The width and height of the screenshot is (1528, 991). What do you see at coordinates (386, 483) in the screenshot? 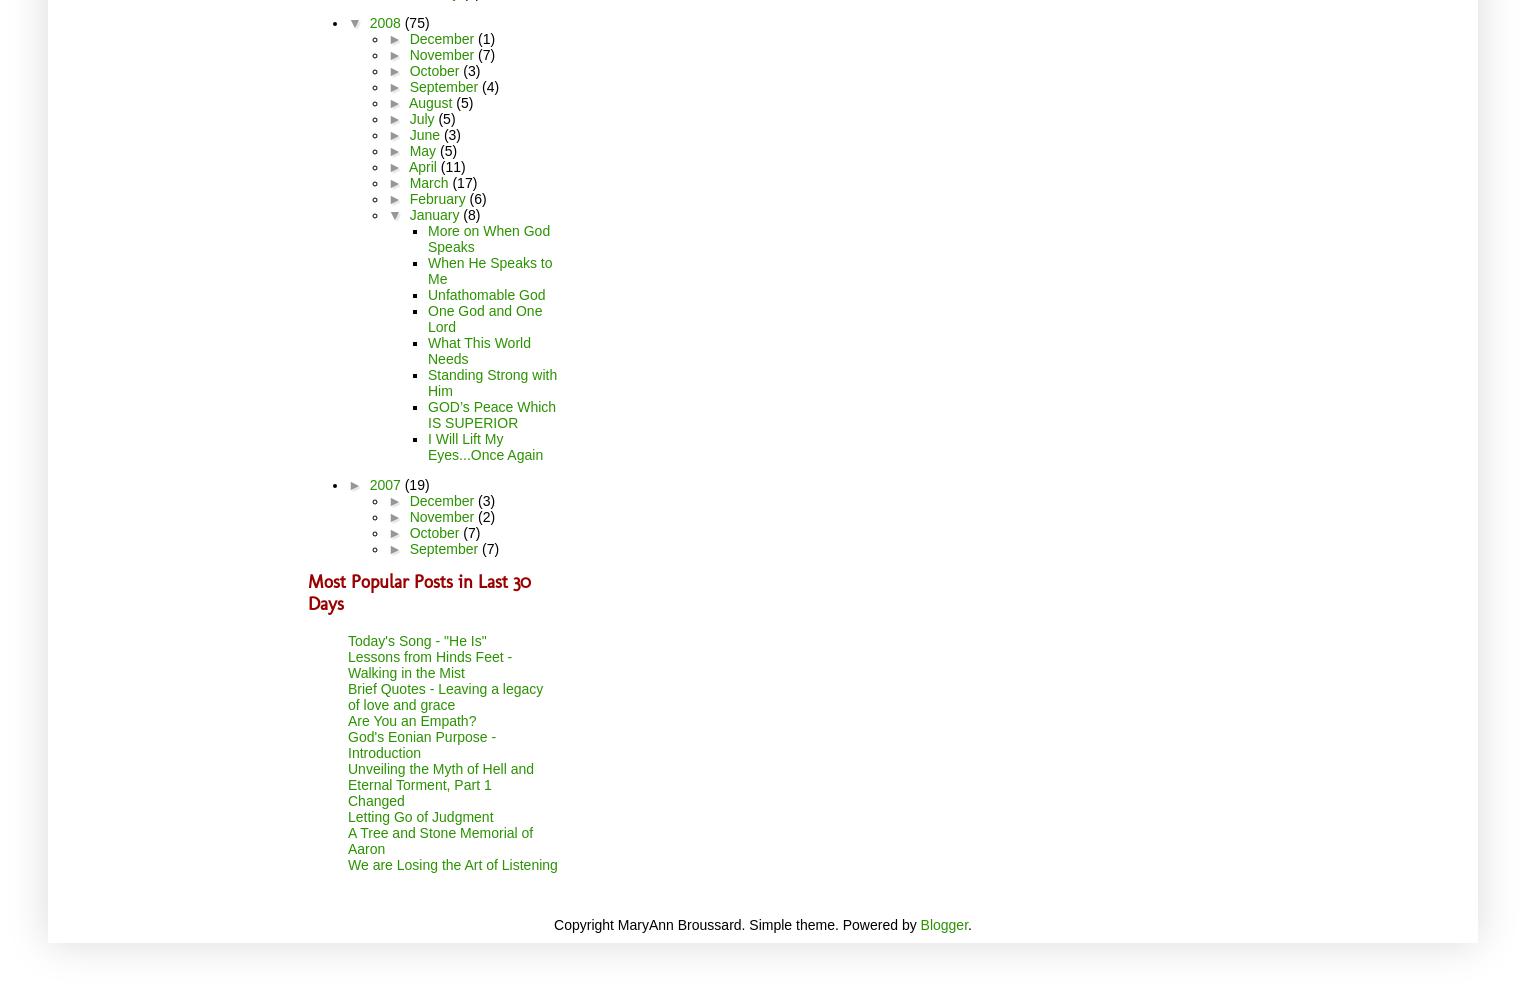
I see `'2007'` at bounding box center [386, 483].